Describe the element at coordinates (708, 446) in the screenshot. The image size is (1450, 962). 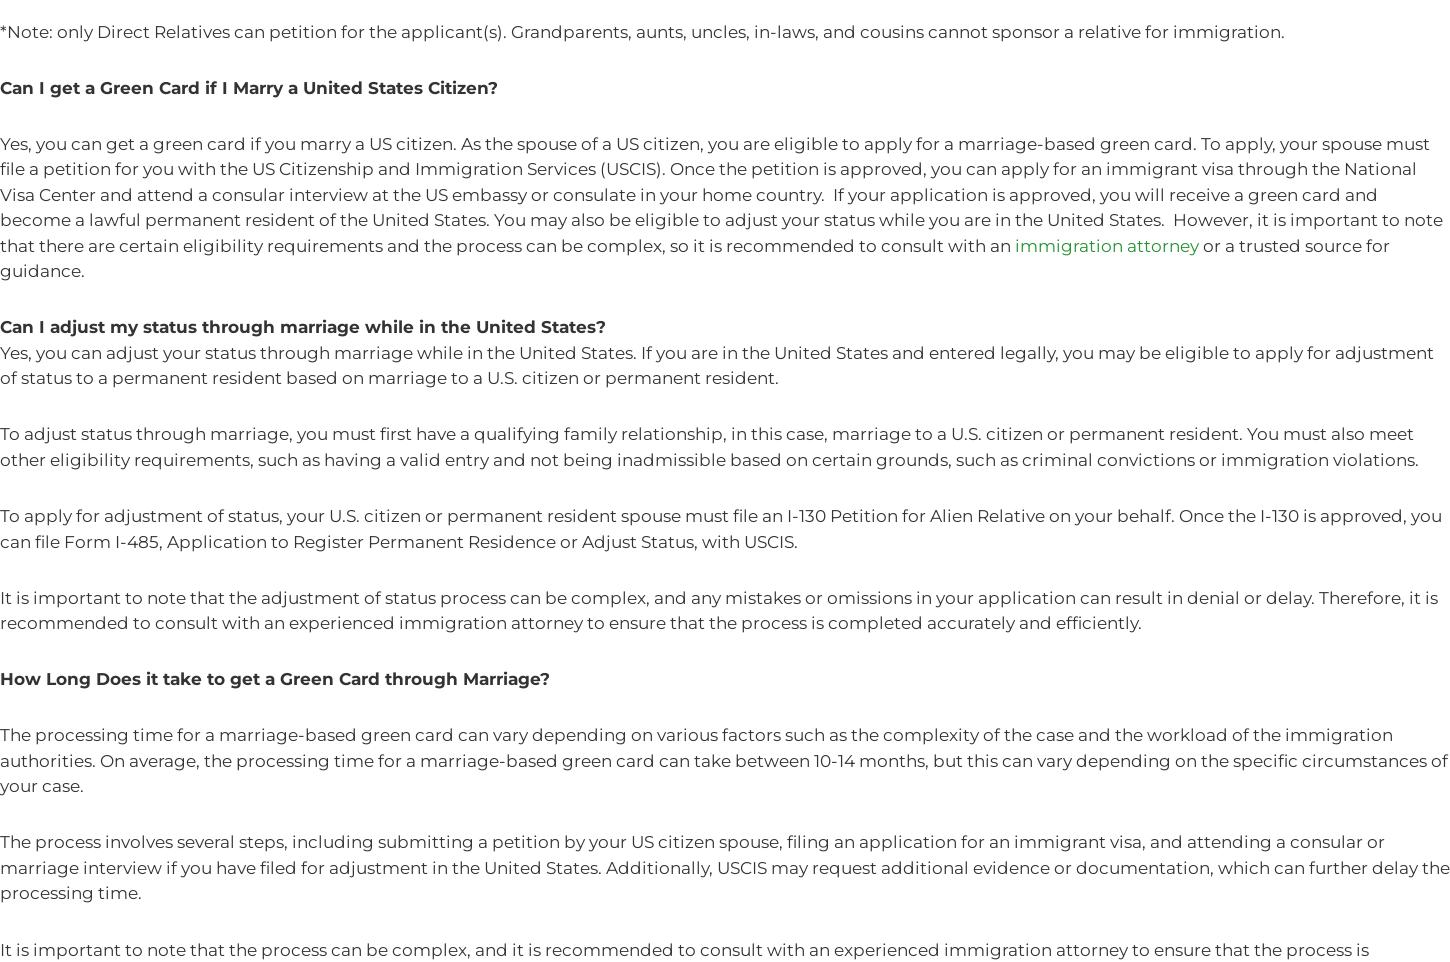
I see `'To adjust status through marriage, you must first have a qualifying family relationship, in this case, marriage to a U.S. citizen or permanent resident. You must also meet other eligibility requirements, such as having a valid entry and not being inadmissible based on certain grounds, such as criminal convictions or immigration violations.'` at that location.